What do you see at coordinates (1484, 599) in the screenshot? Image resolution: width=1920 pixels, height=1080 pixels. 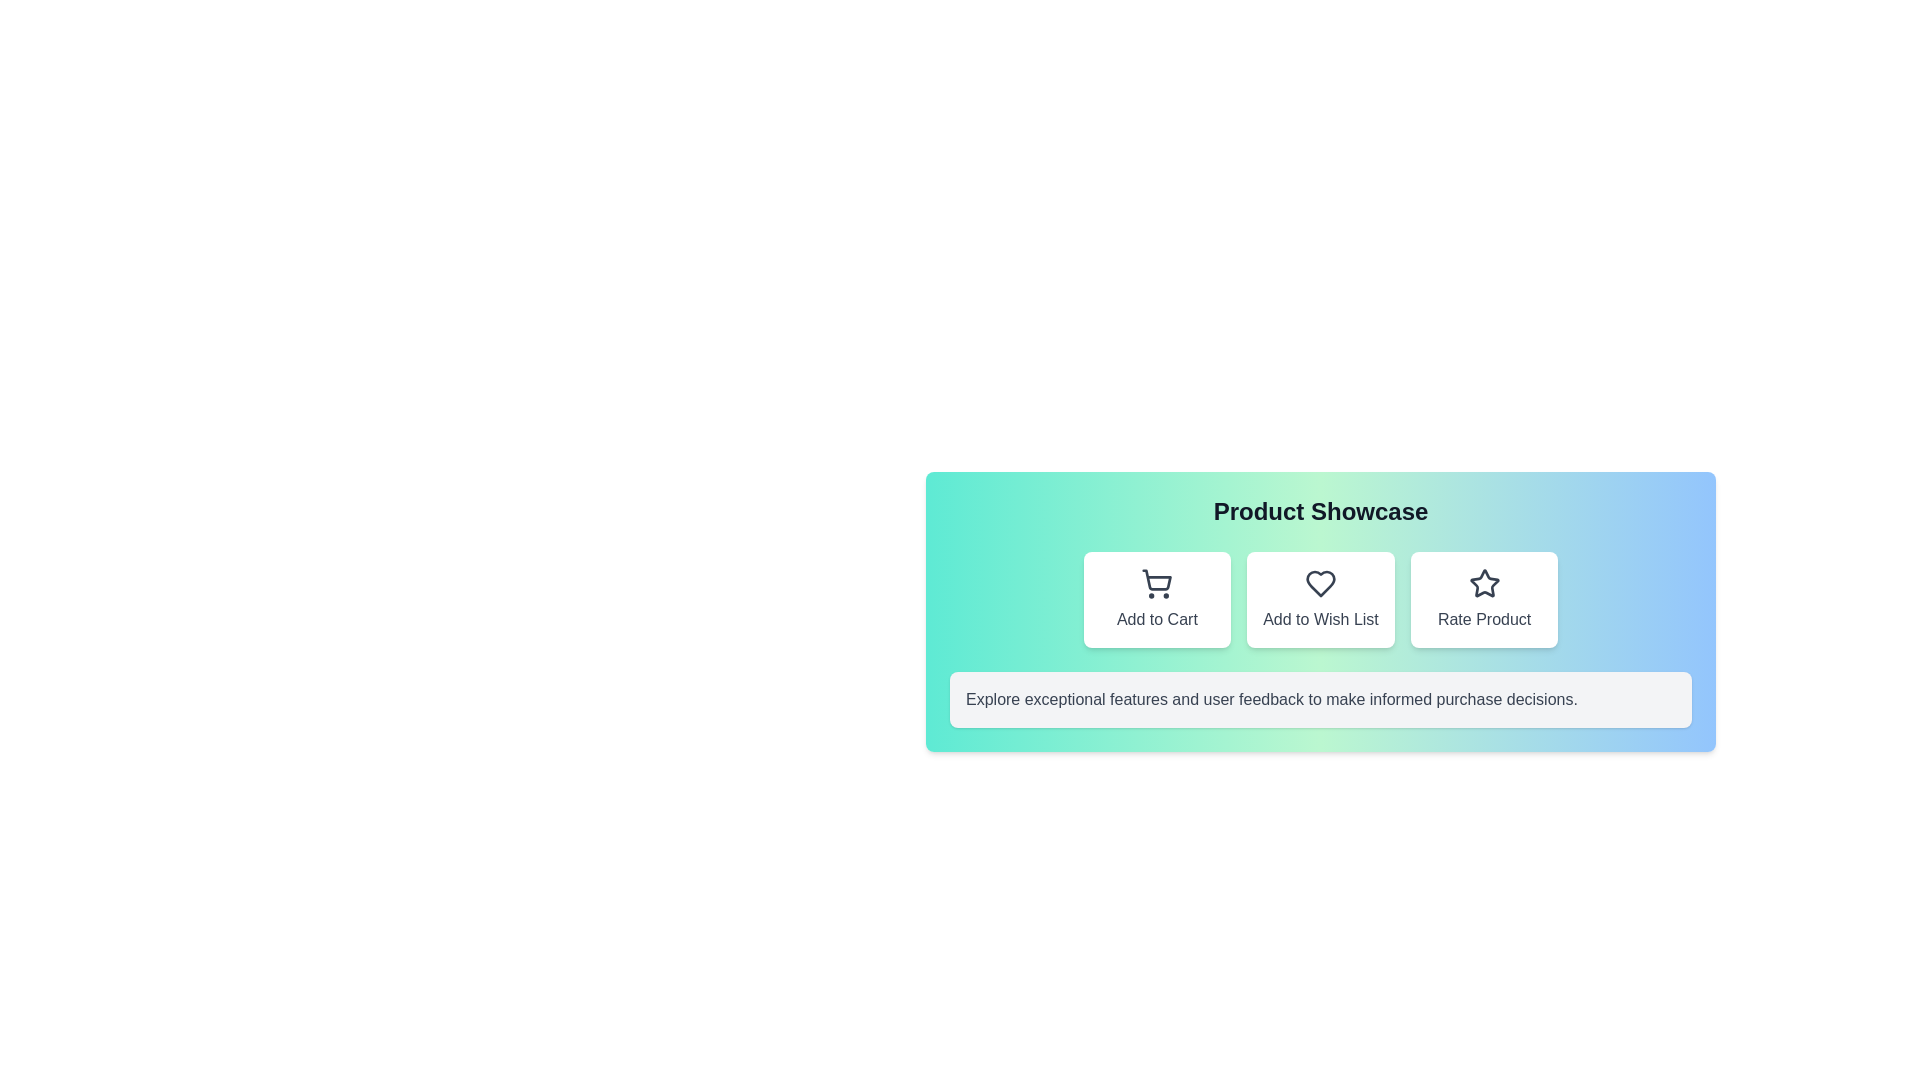 I see `the rating button located at the rightmost position of a row of three buttons, which is styled as a three-column grid, to trigger hover effects` at bounding box center [1484, 599].